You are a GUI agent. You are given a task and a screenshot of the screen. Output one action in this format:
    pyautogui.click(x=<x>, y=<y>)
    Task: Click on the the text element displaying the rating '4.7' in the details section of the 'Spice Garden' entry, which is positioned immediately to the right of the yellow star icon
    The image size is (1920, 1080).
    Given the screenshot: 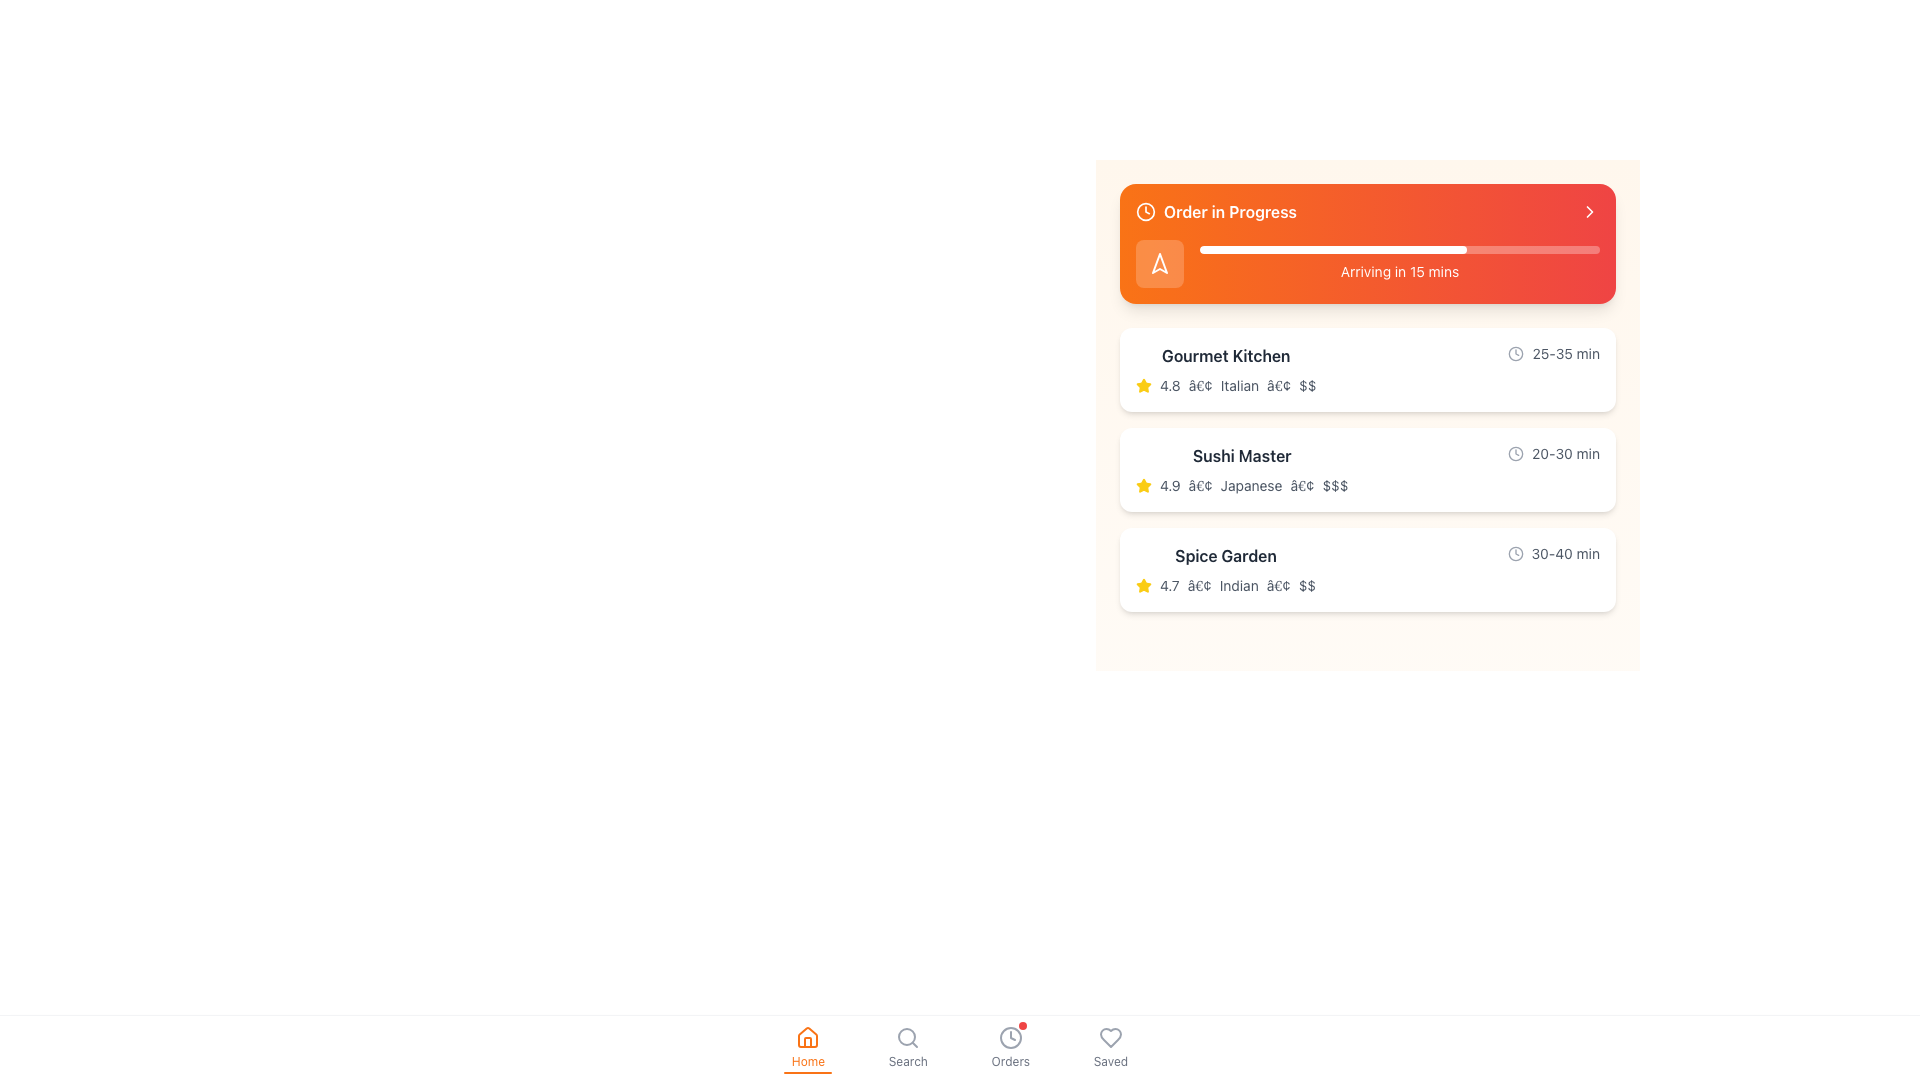 What is the action you would take?
    pyautogui.click(x=1169, y=585)
    